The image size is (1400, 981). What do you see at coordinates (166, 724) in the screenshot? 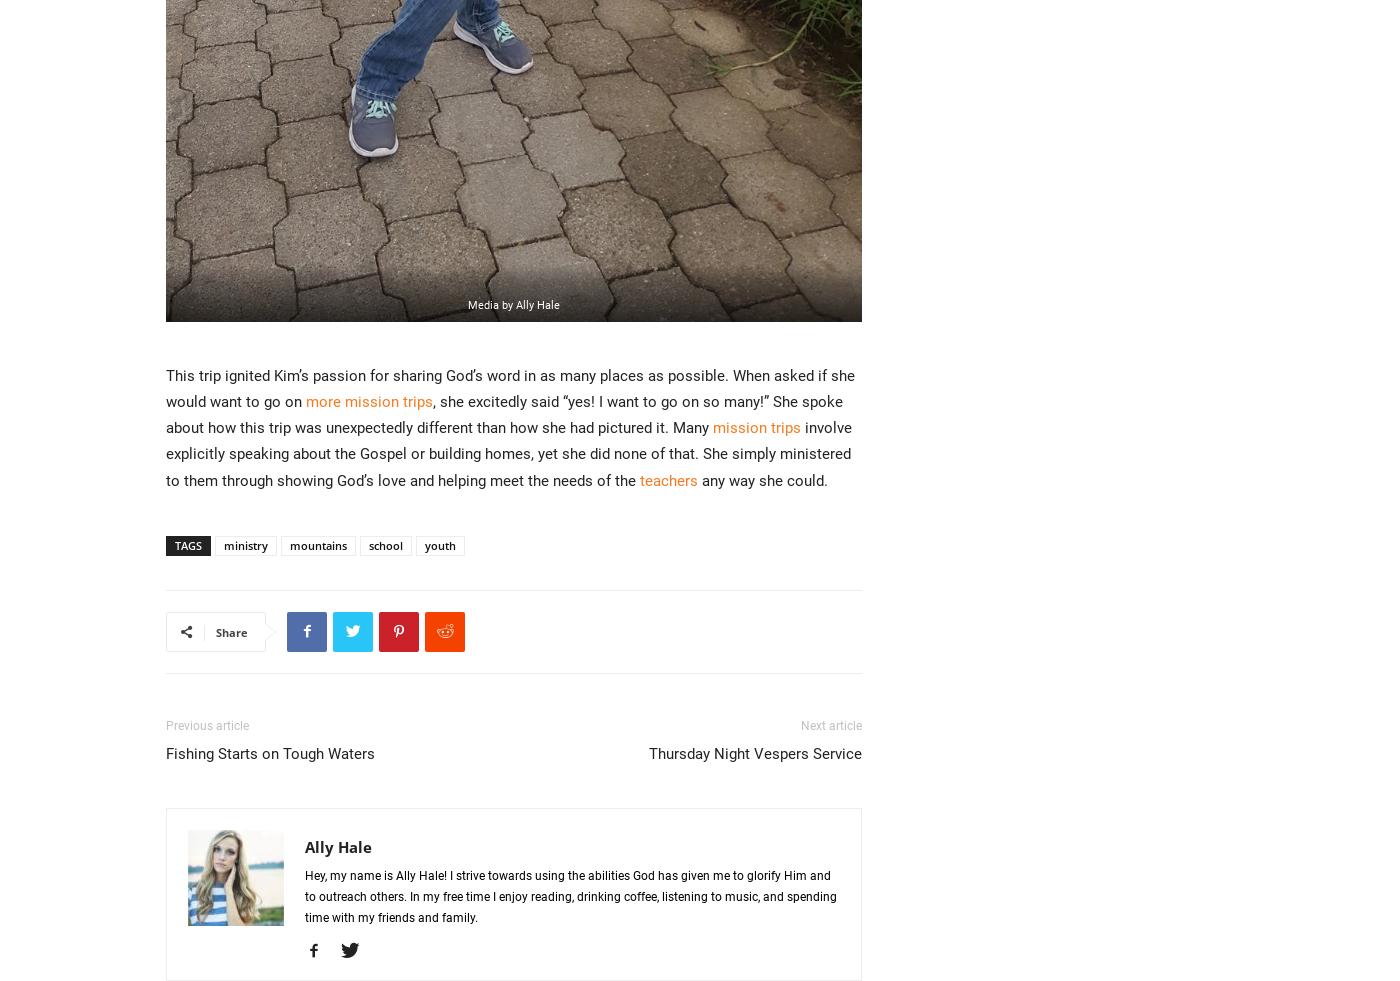
I see `'Previous article'` at bounding box center [166, 724].